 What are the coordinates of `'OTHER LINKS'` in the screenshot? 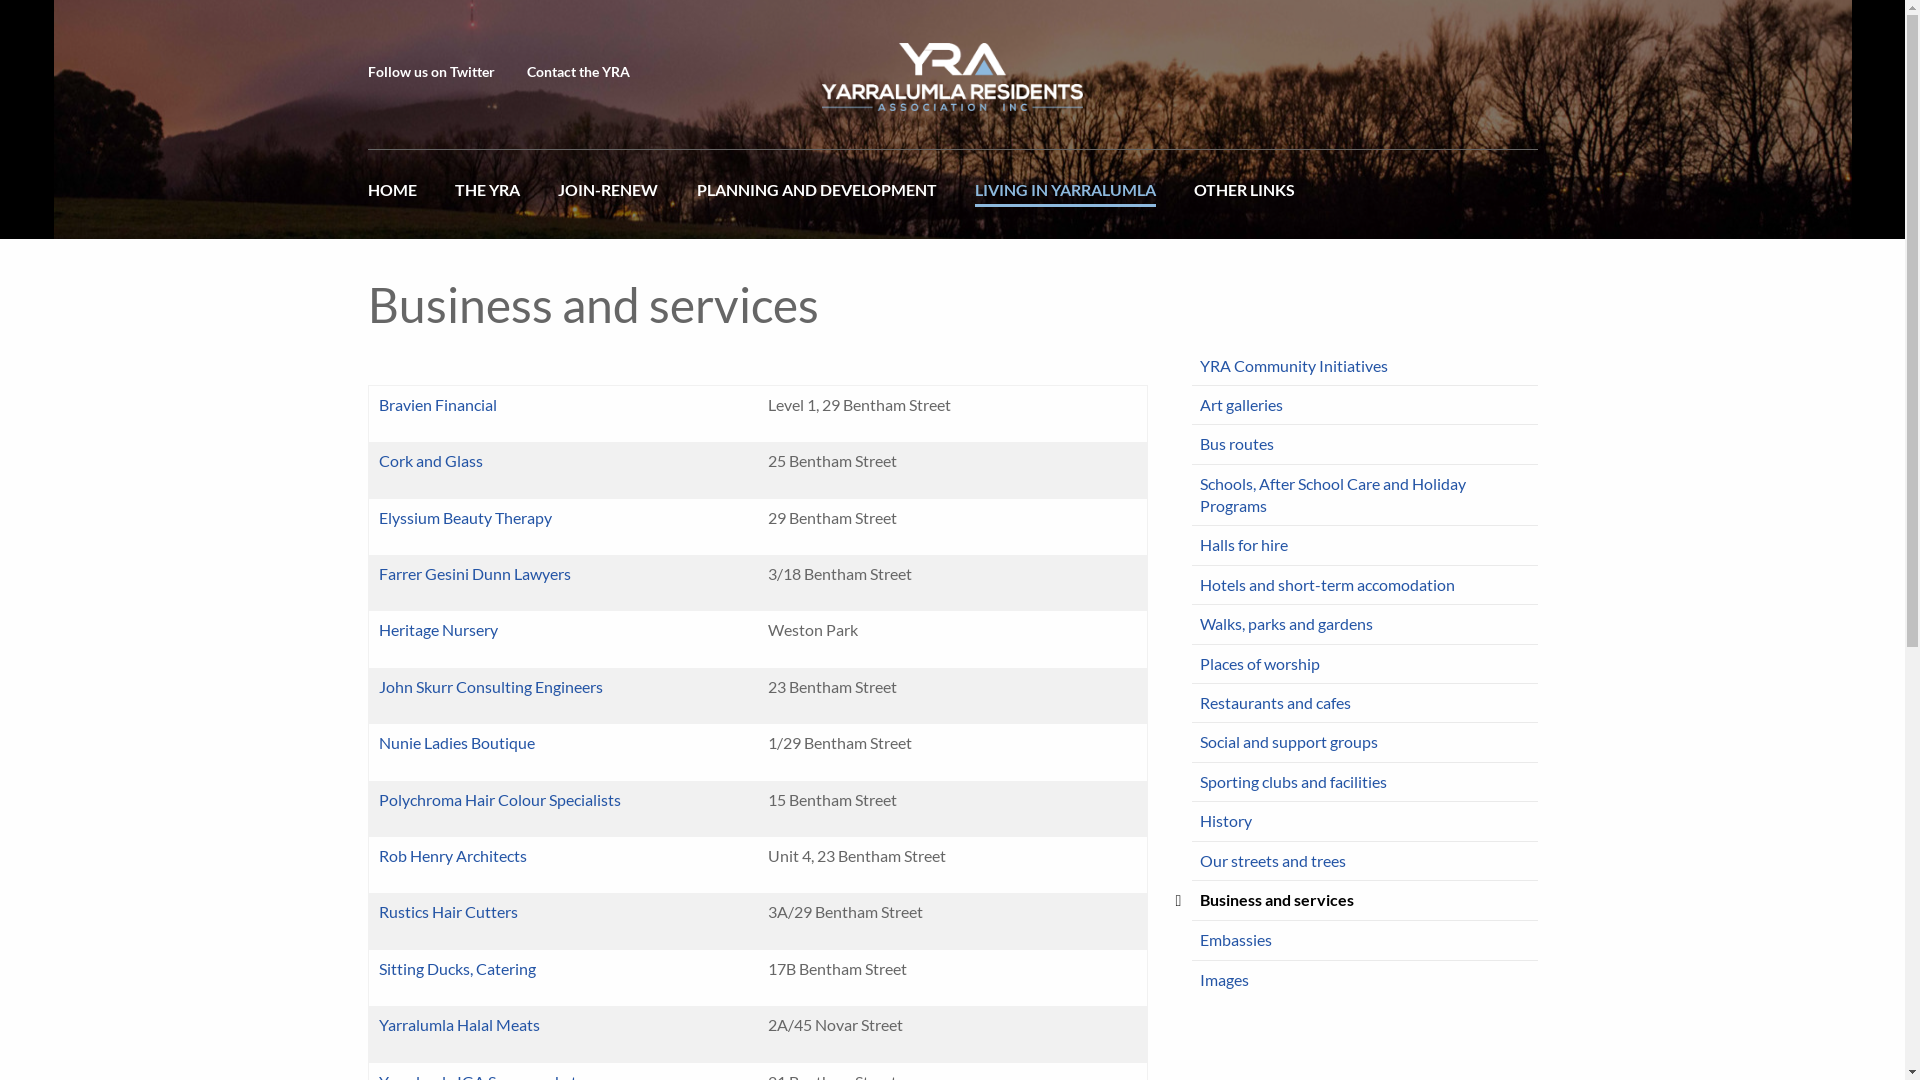 It's located at (1243, 194).